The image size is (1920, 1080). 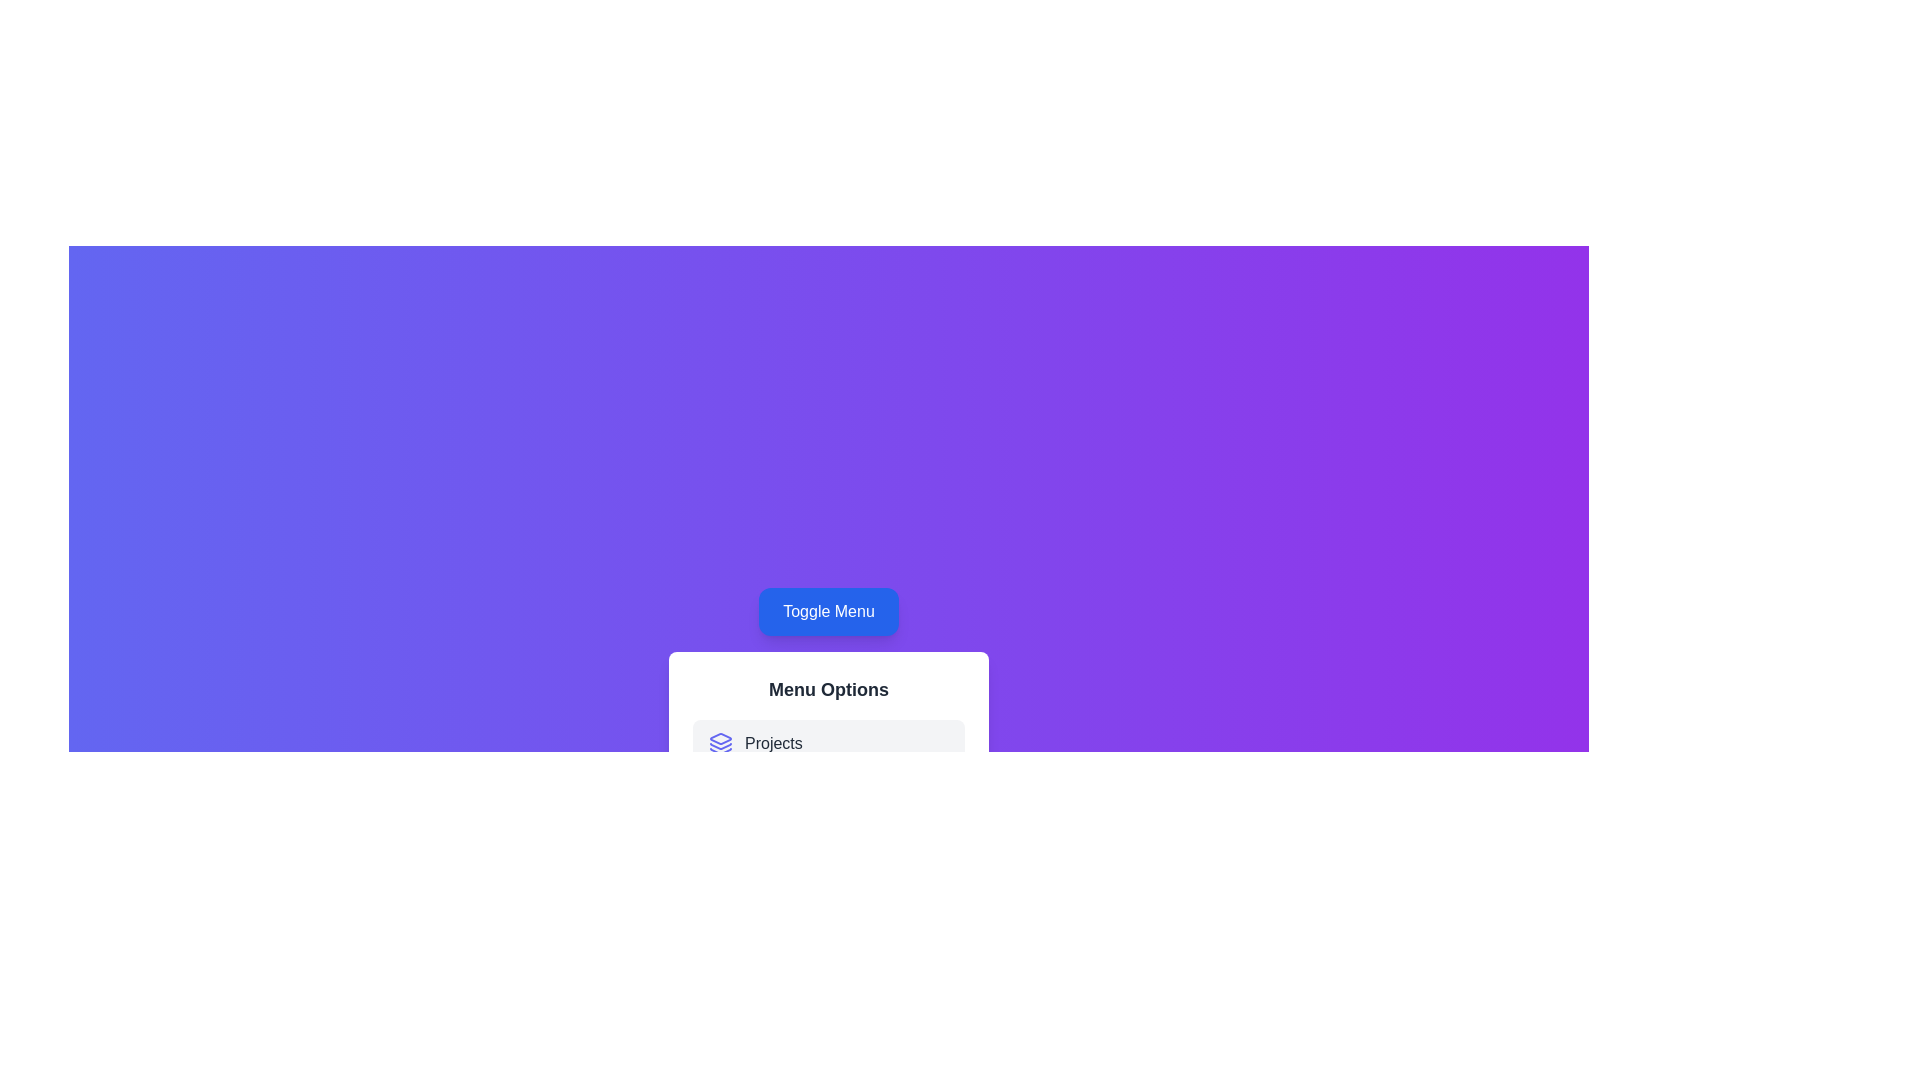 I want to click on the menu item labeled 'Projects' to observe the hover effect, so click(x=829, y=744).